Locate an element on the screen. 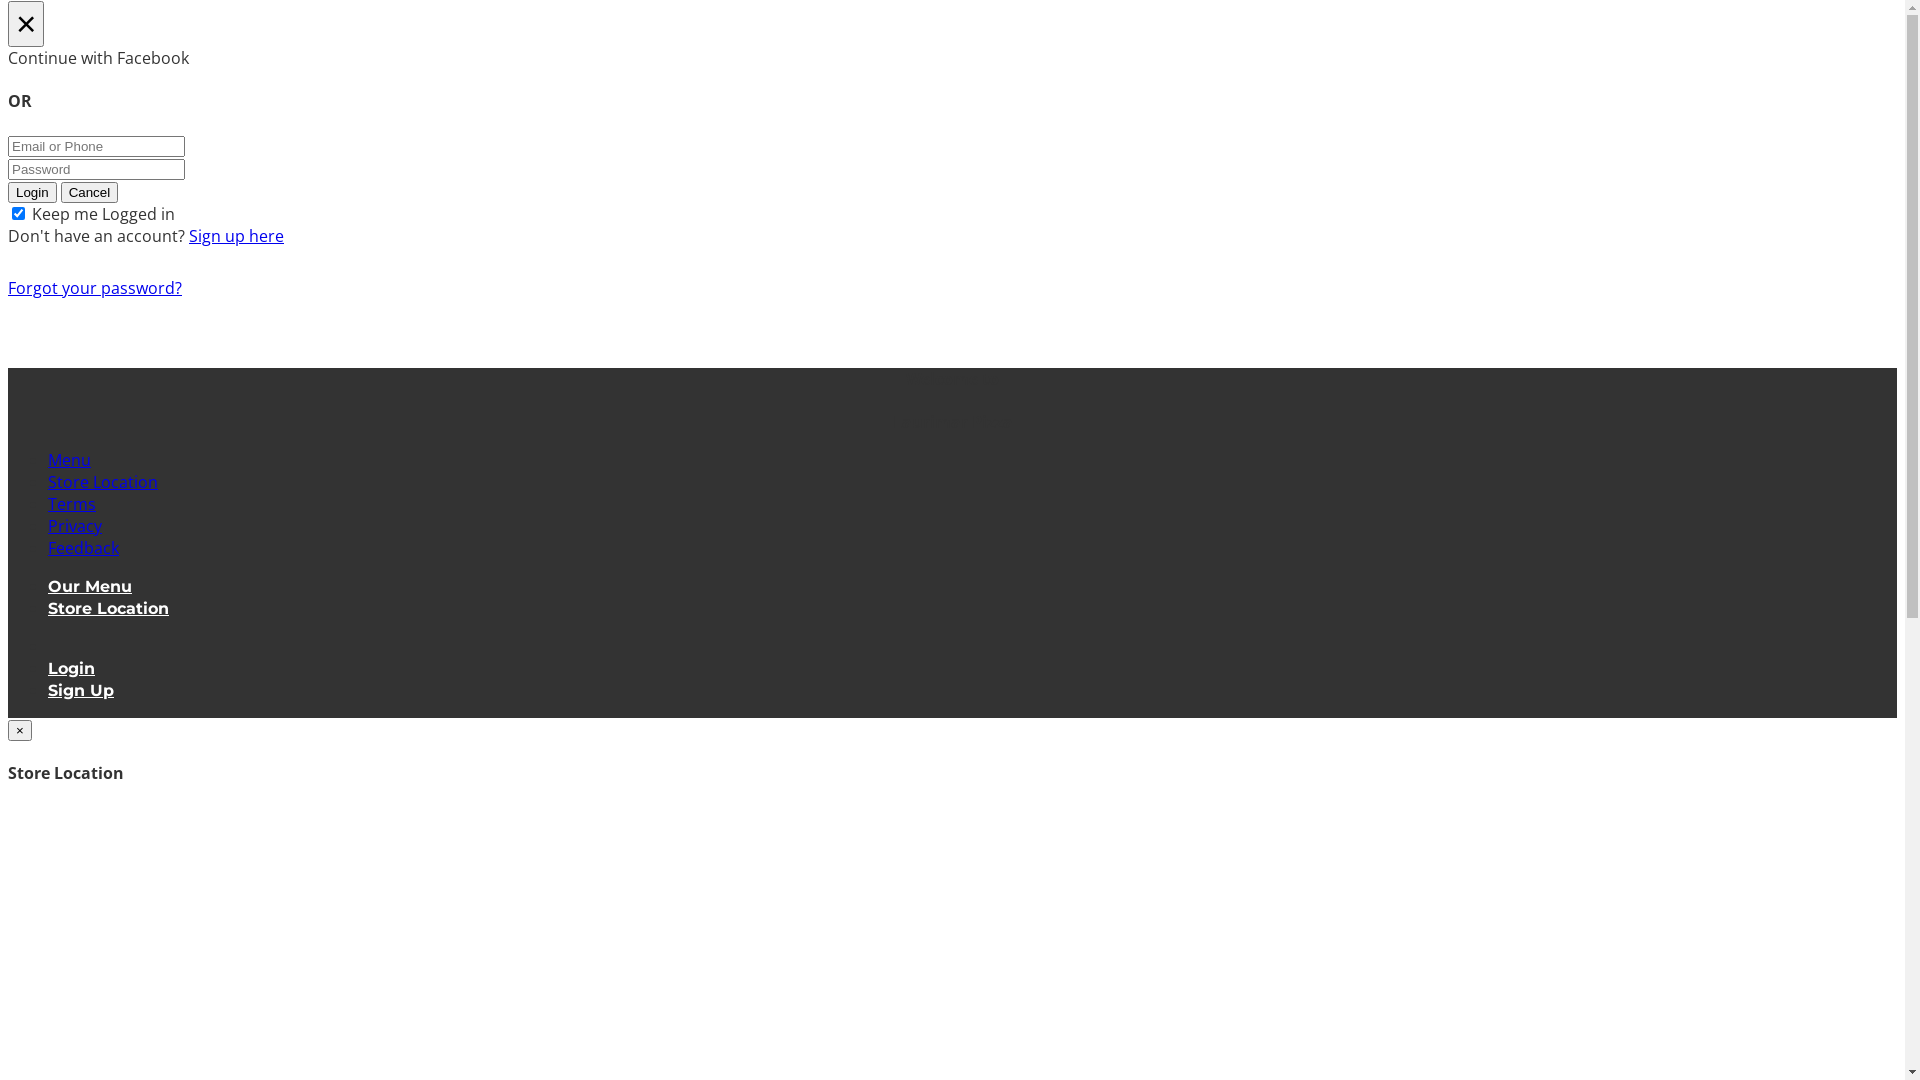  'Cancel' is located at coordinates (89, 192).